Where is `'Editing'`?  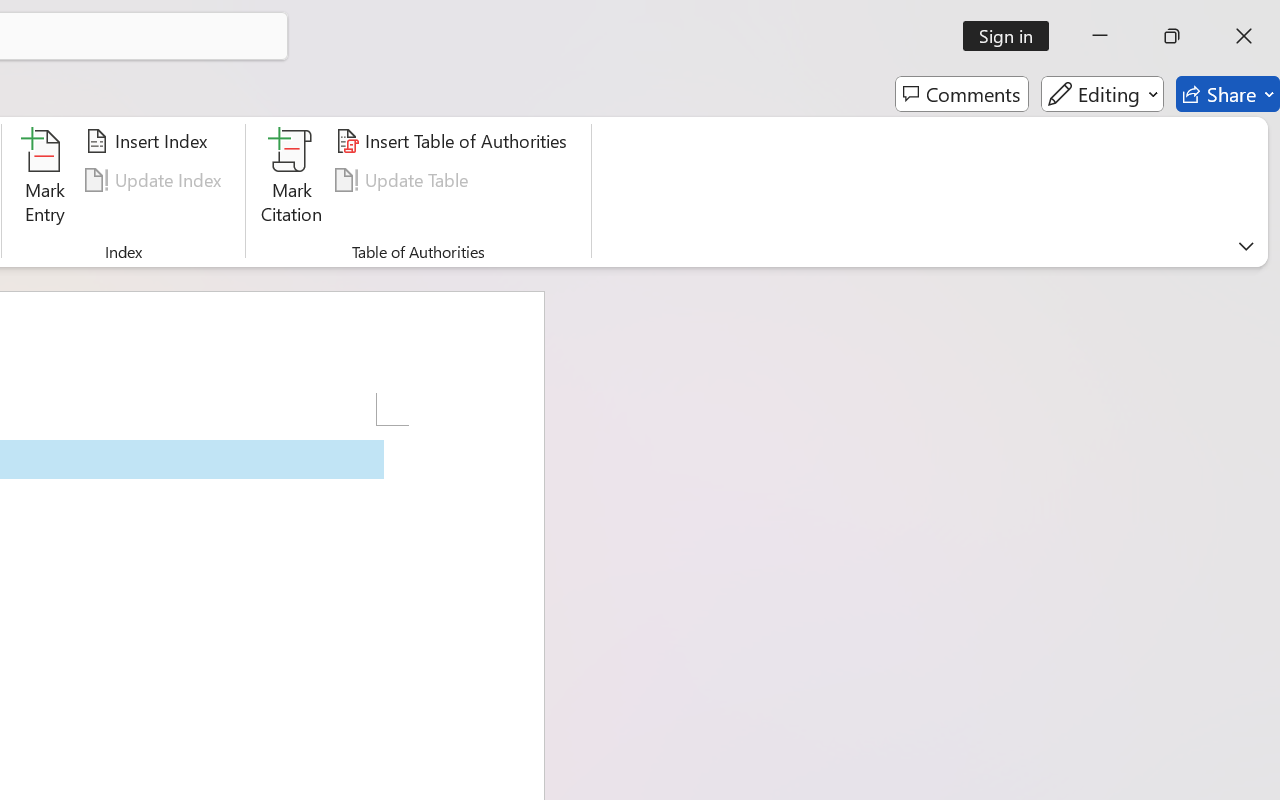 'Editing' is located at coordinates (1101, 94).